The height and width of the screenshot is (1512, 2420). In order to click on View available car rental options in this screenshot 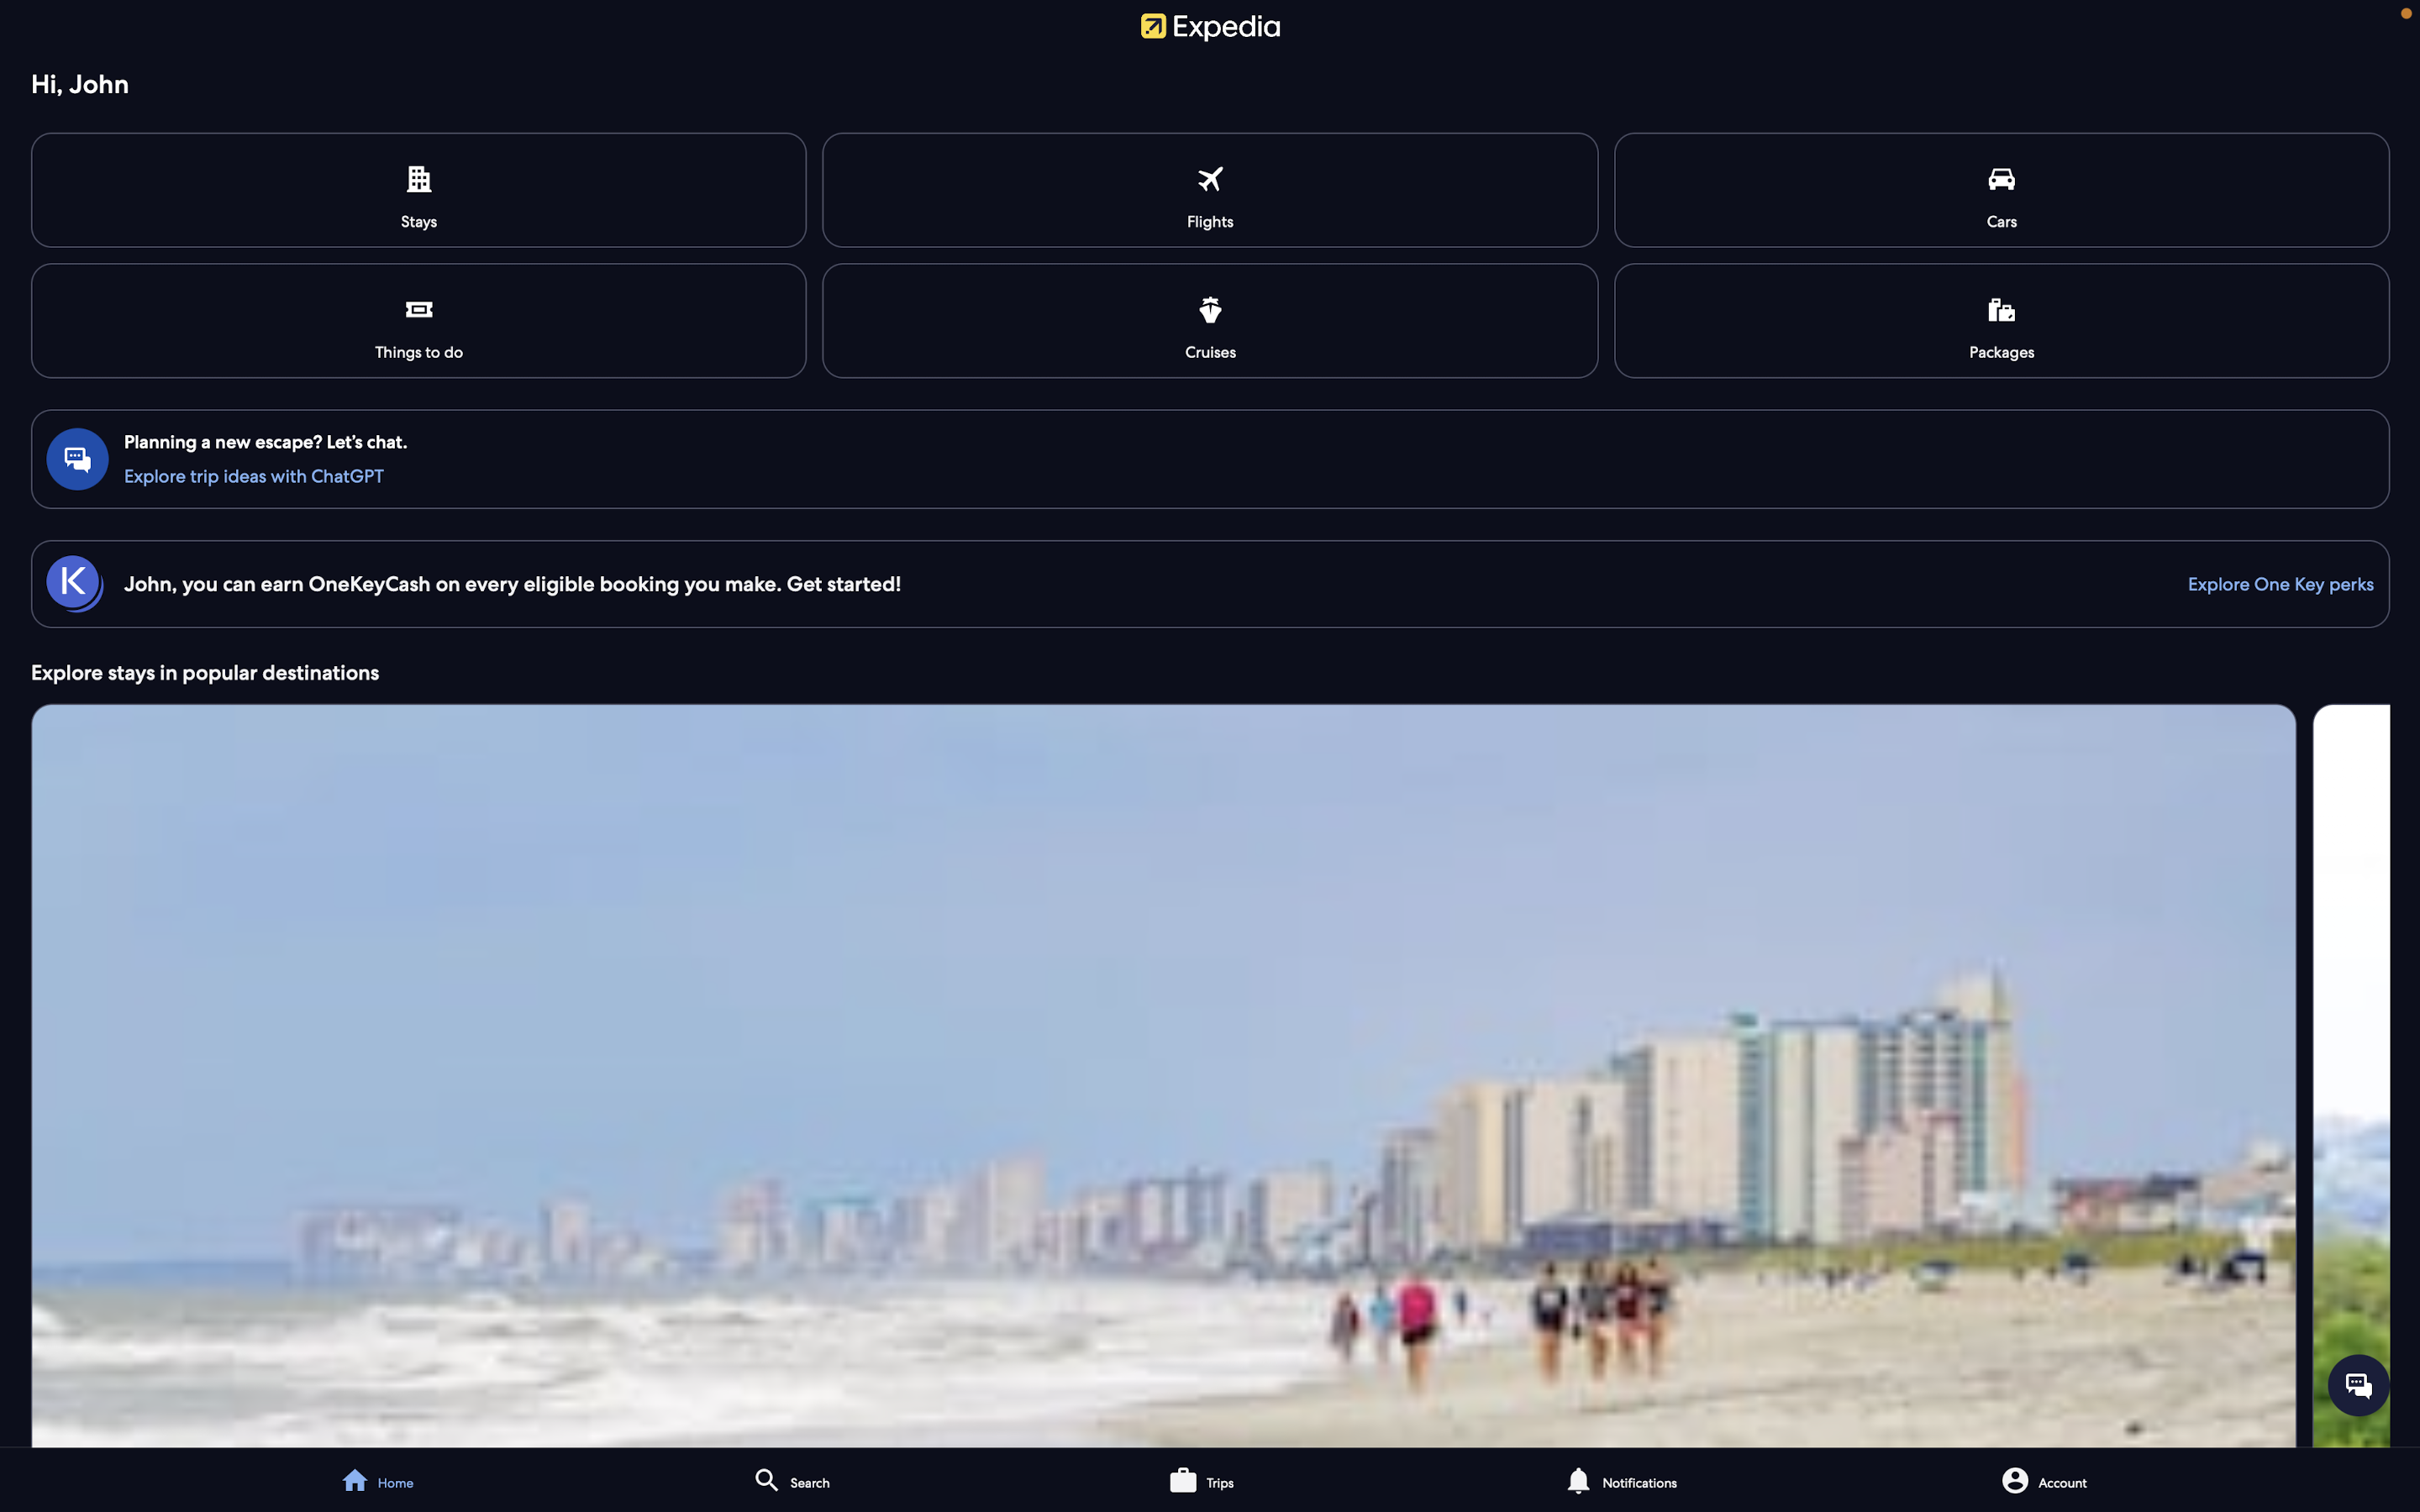, I will do `click(2002, 190)`.